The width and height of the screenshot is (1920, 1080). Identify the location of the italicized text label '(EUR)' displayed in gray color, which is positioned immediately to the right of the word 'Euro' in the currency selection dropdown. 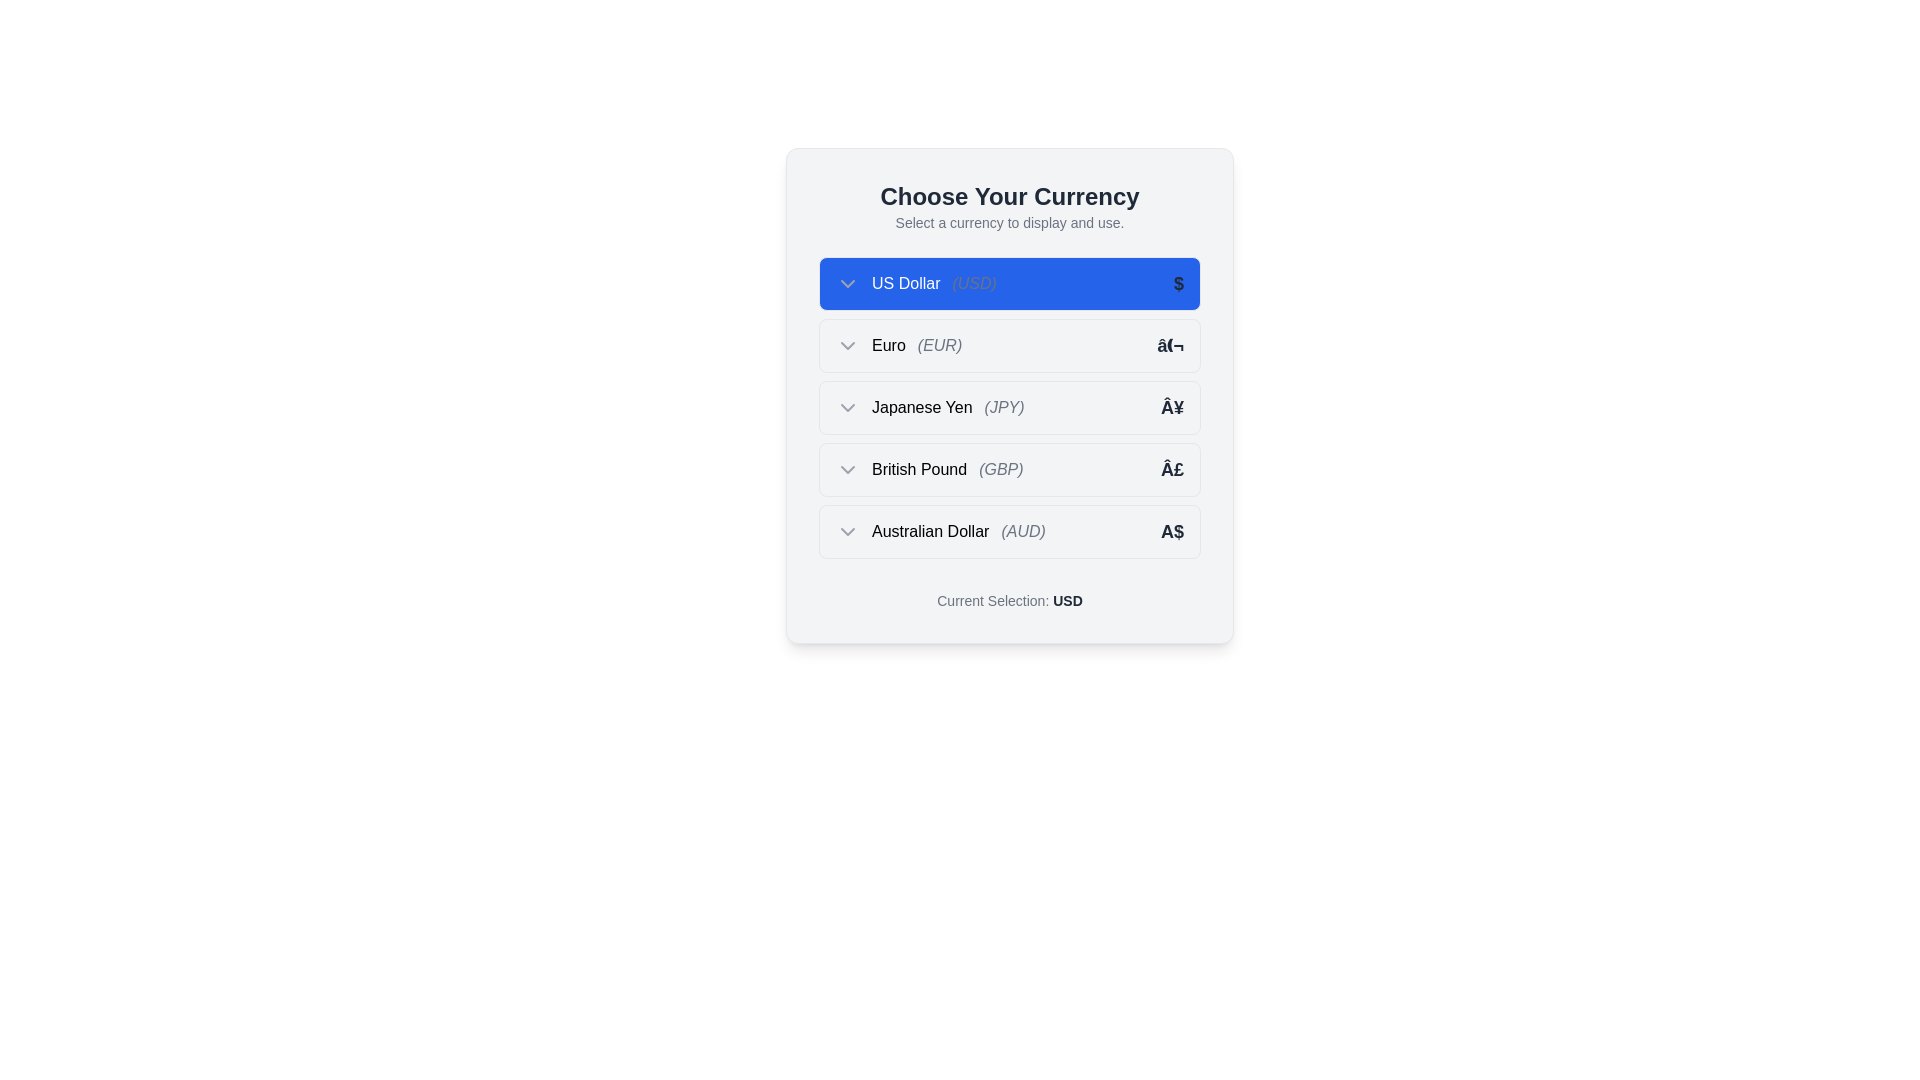
(939, 345).